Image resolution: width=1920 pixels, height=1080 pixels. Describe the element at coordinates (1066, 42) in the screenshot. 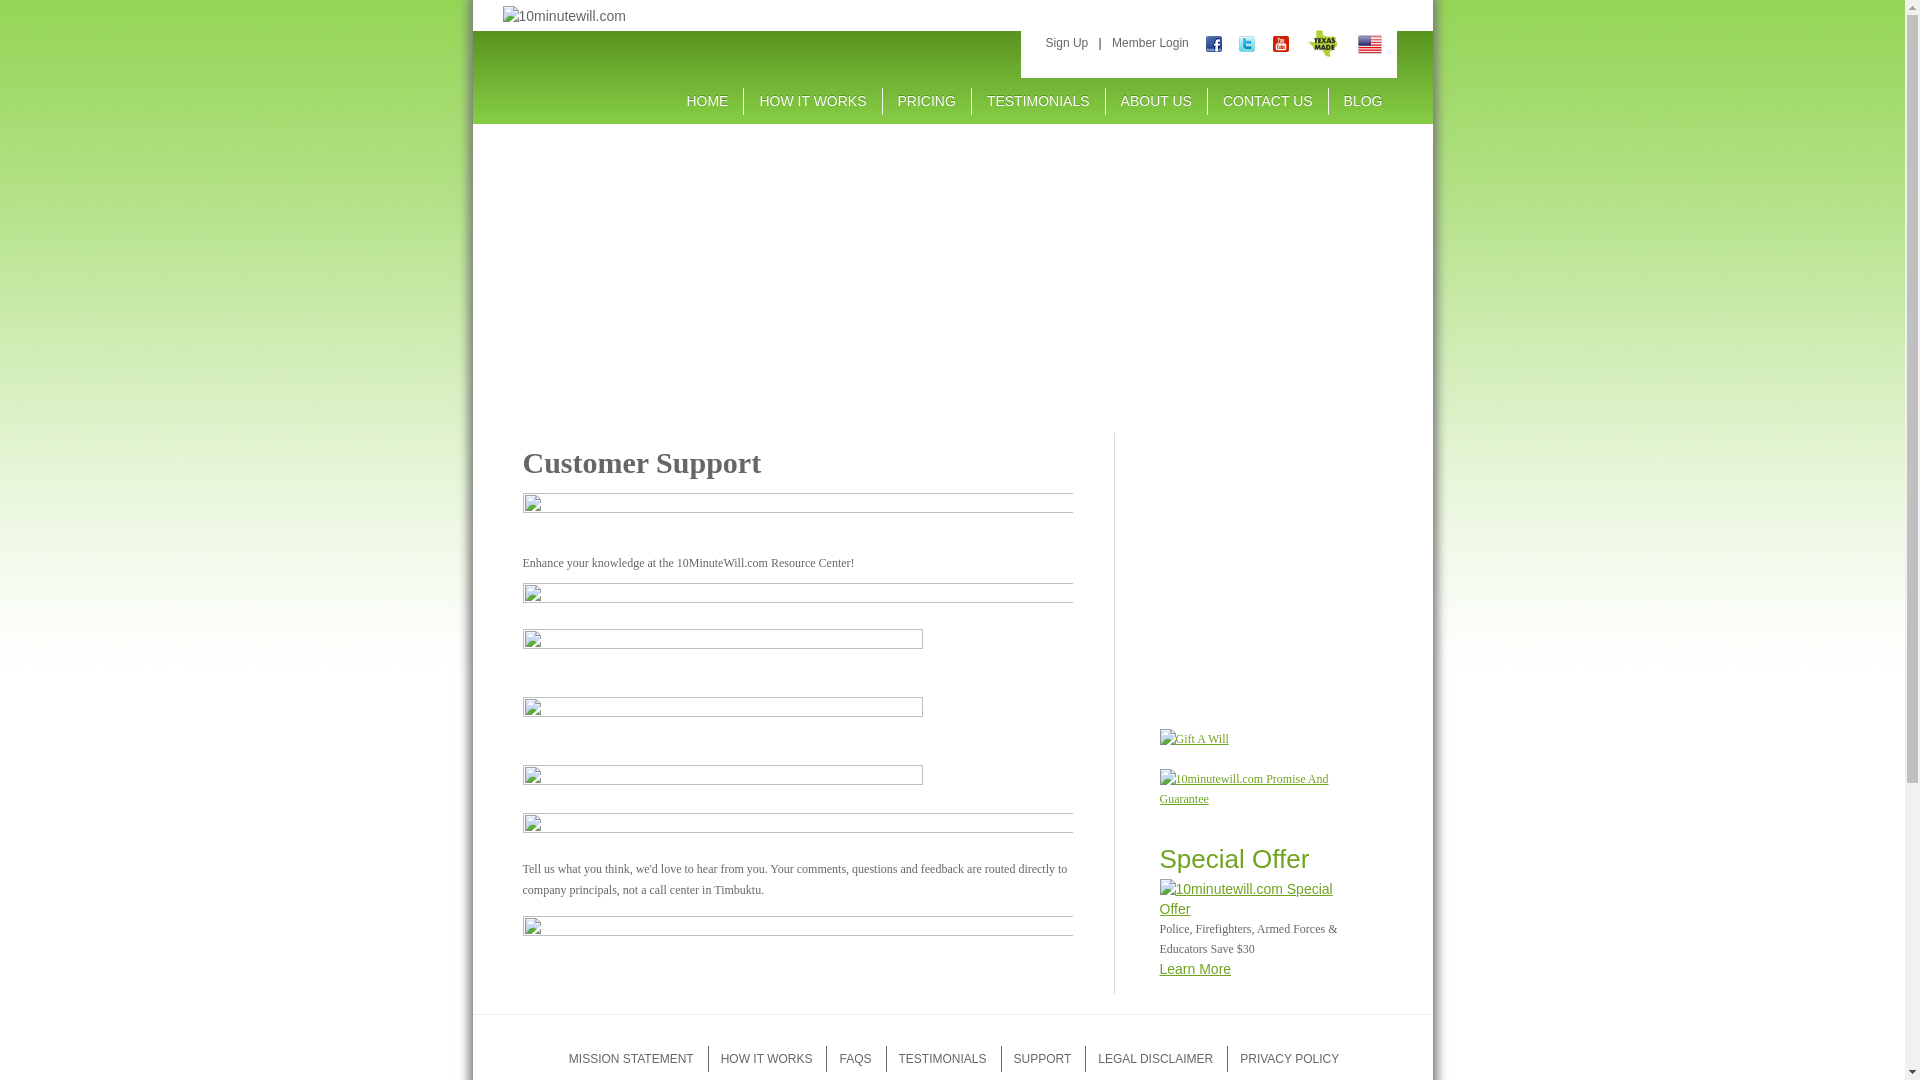

I see `'Sign Up'` at that location.